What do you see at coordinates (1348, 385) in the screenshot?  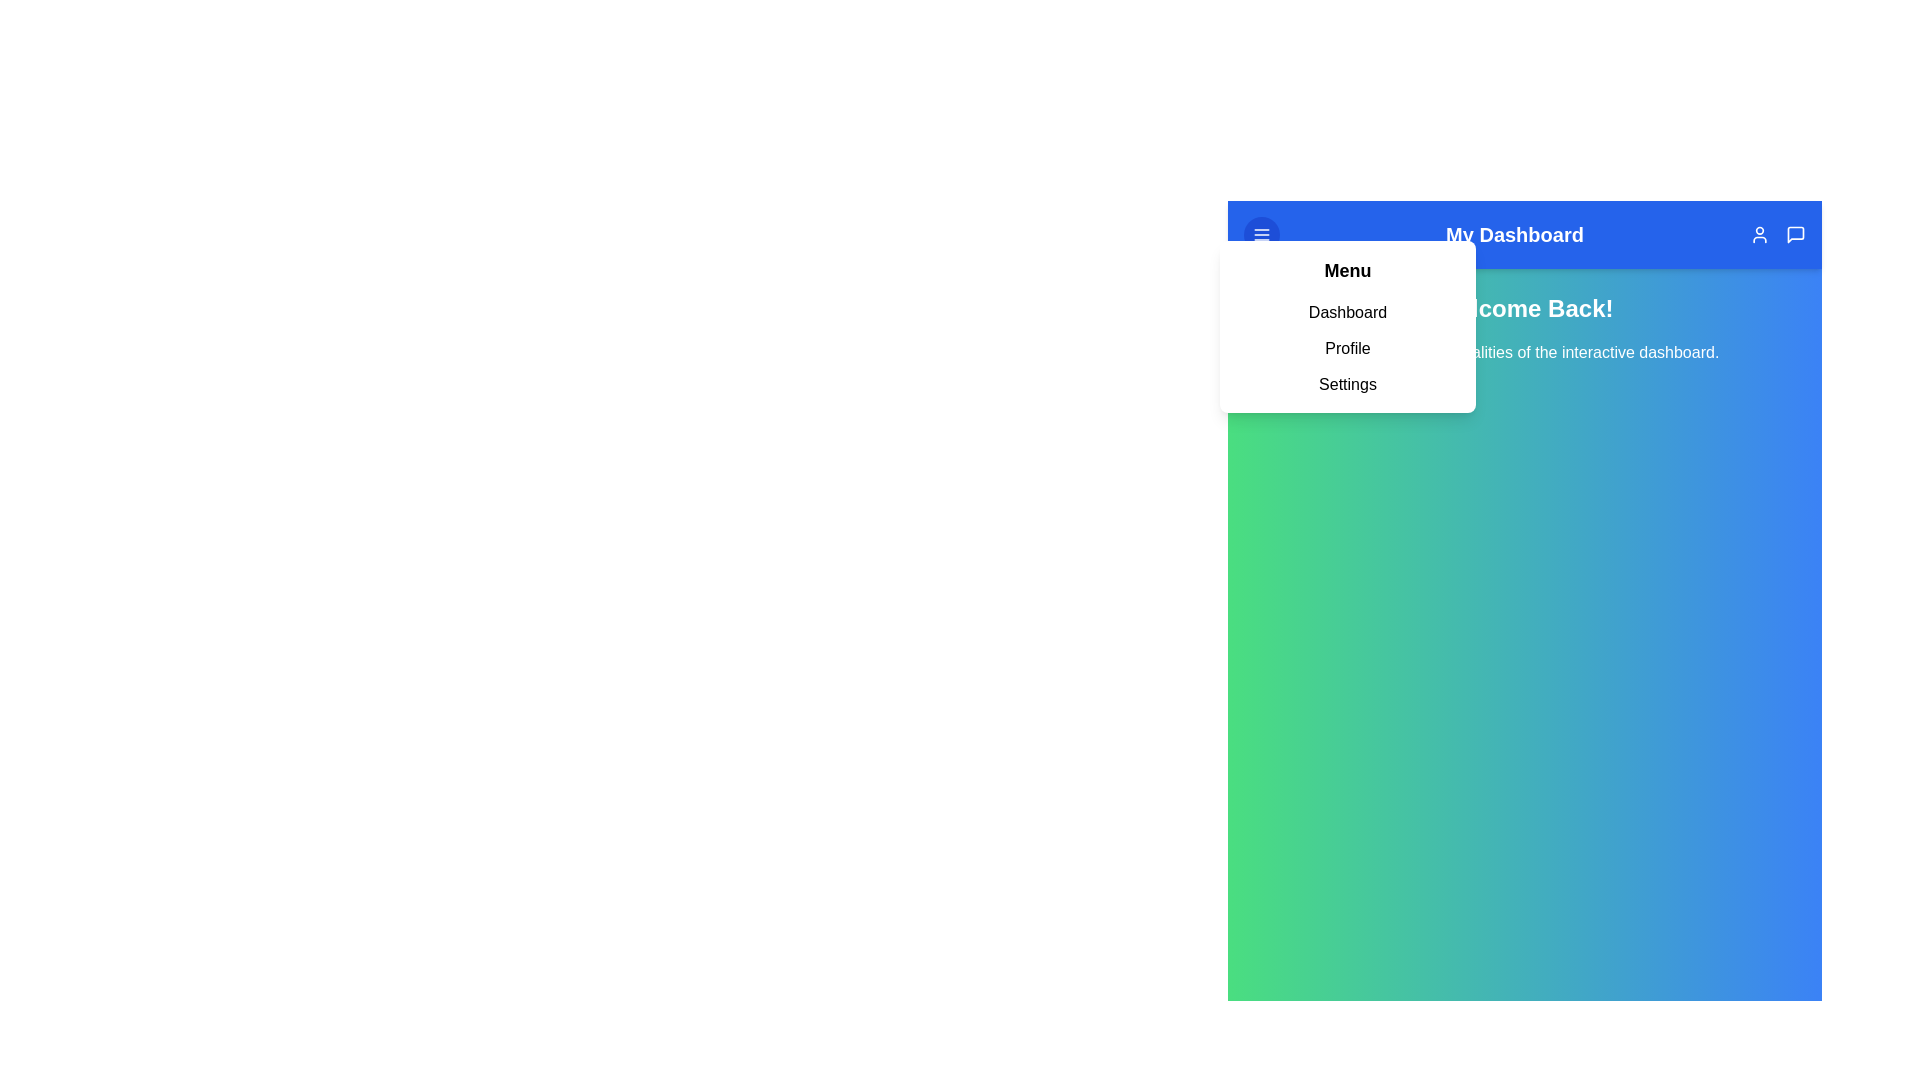 I see `the menu option Settings from the menu` at bounding box center [1348, 385].